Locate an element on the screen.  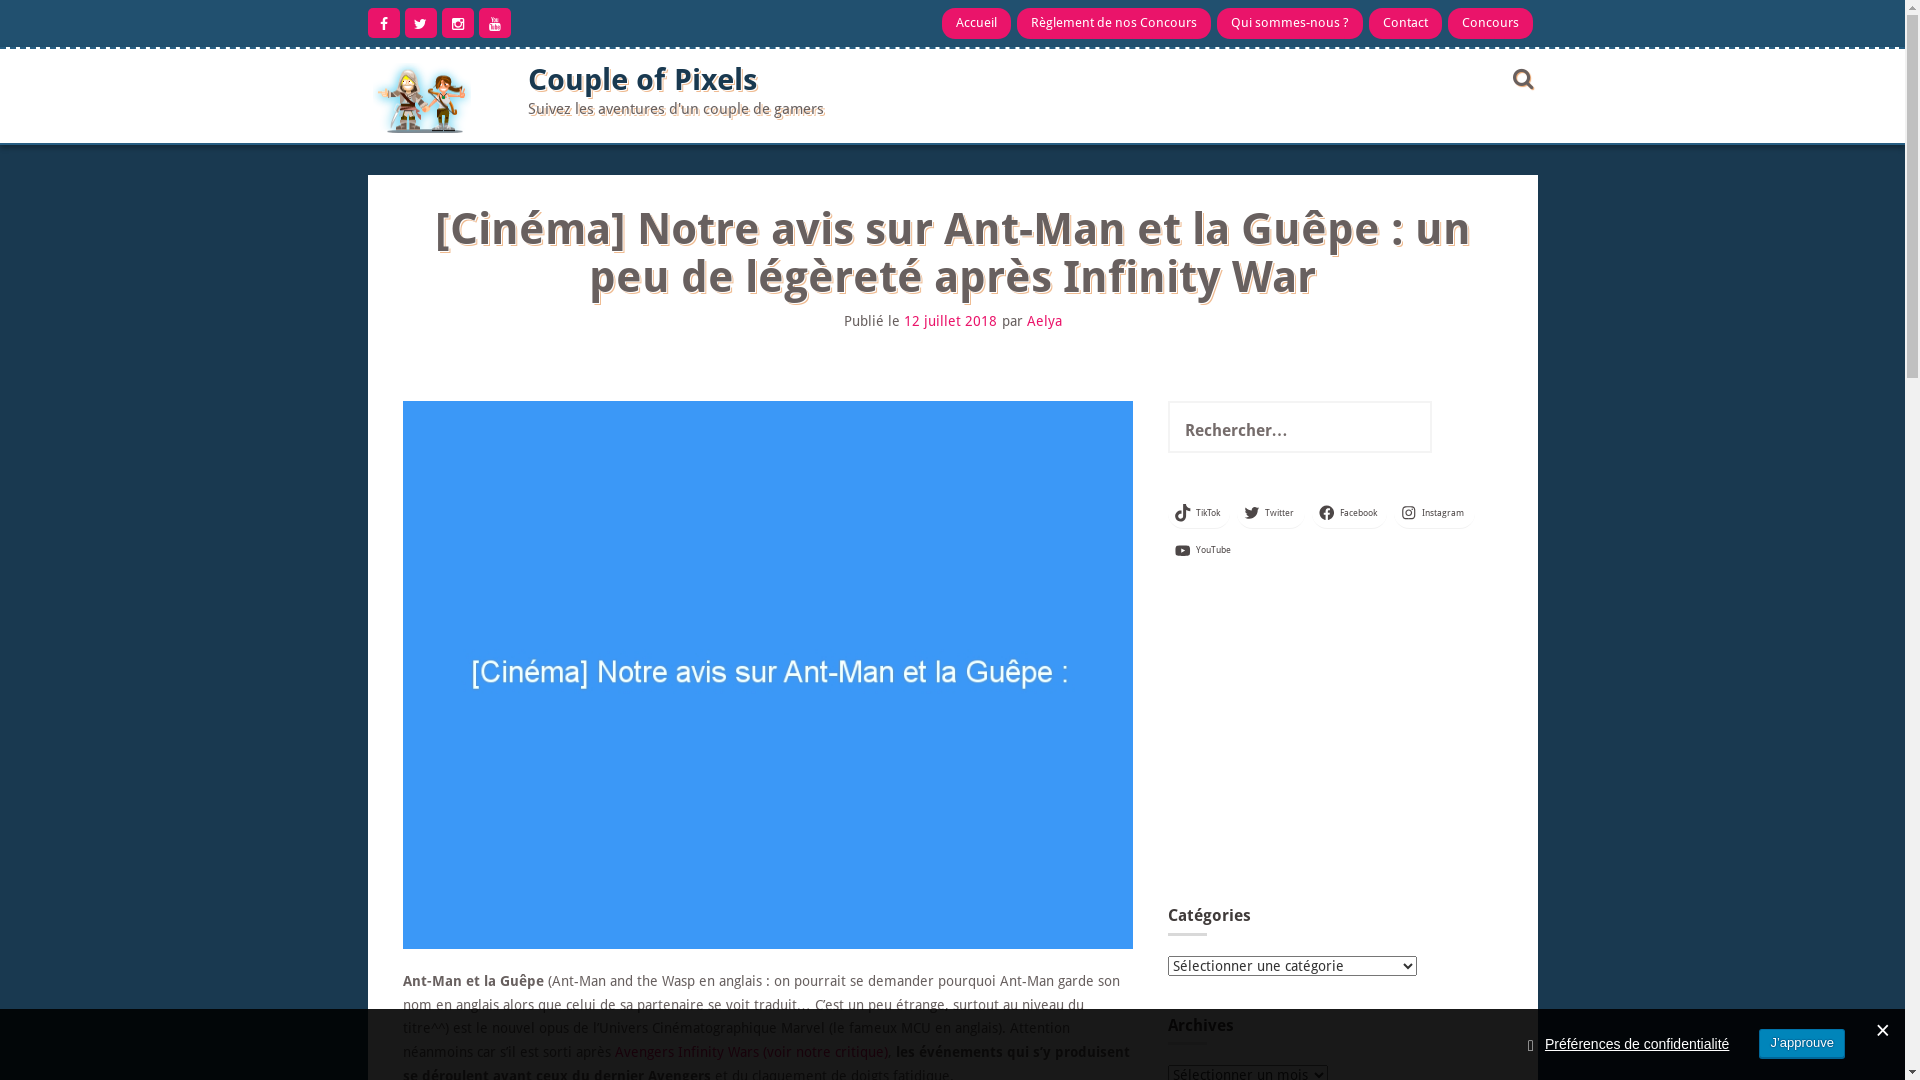
'Couple of Pixels' is located at coordinates (528, 78).